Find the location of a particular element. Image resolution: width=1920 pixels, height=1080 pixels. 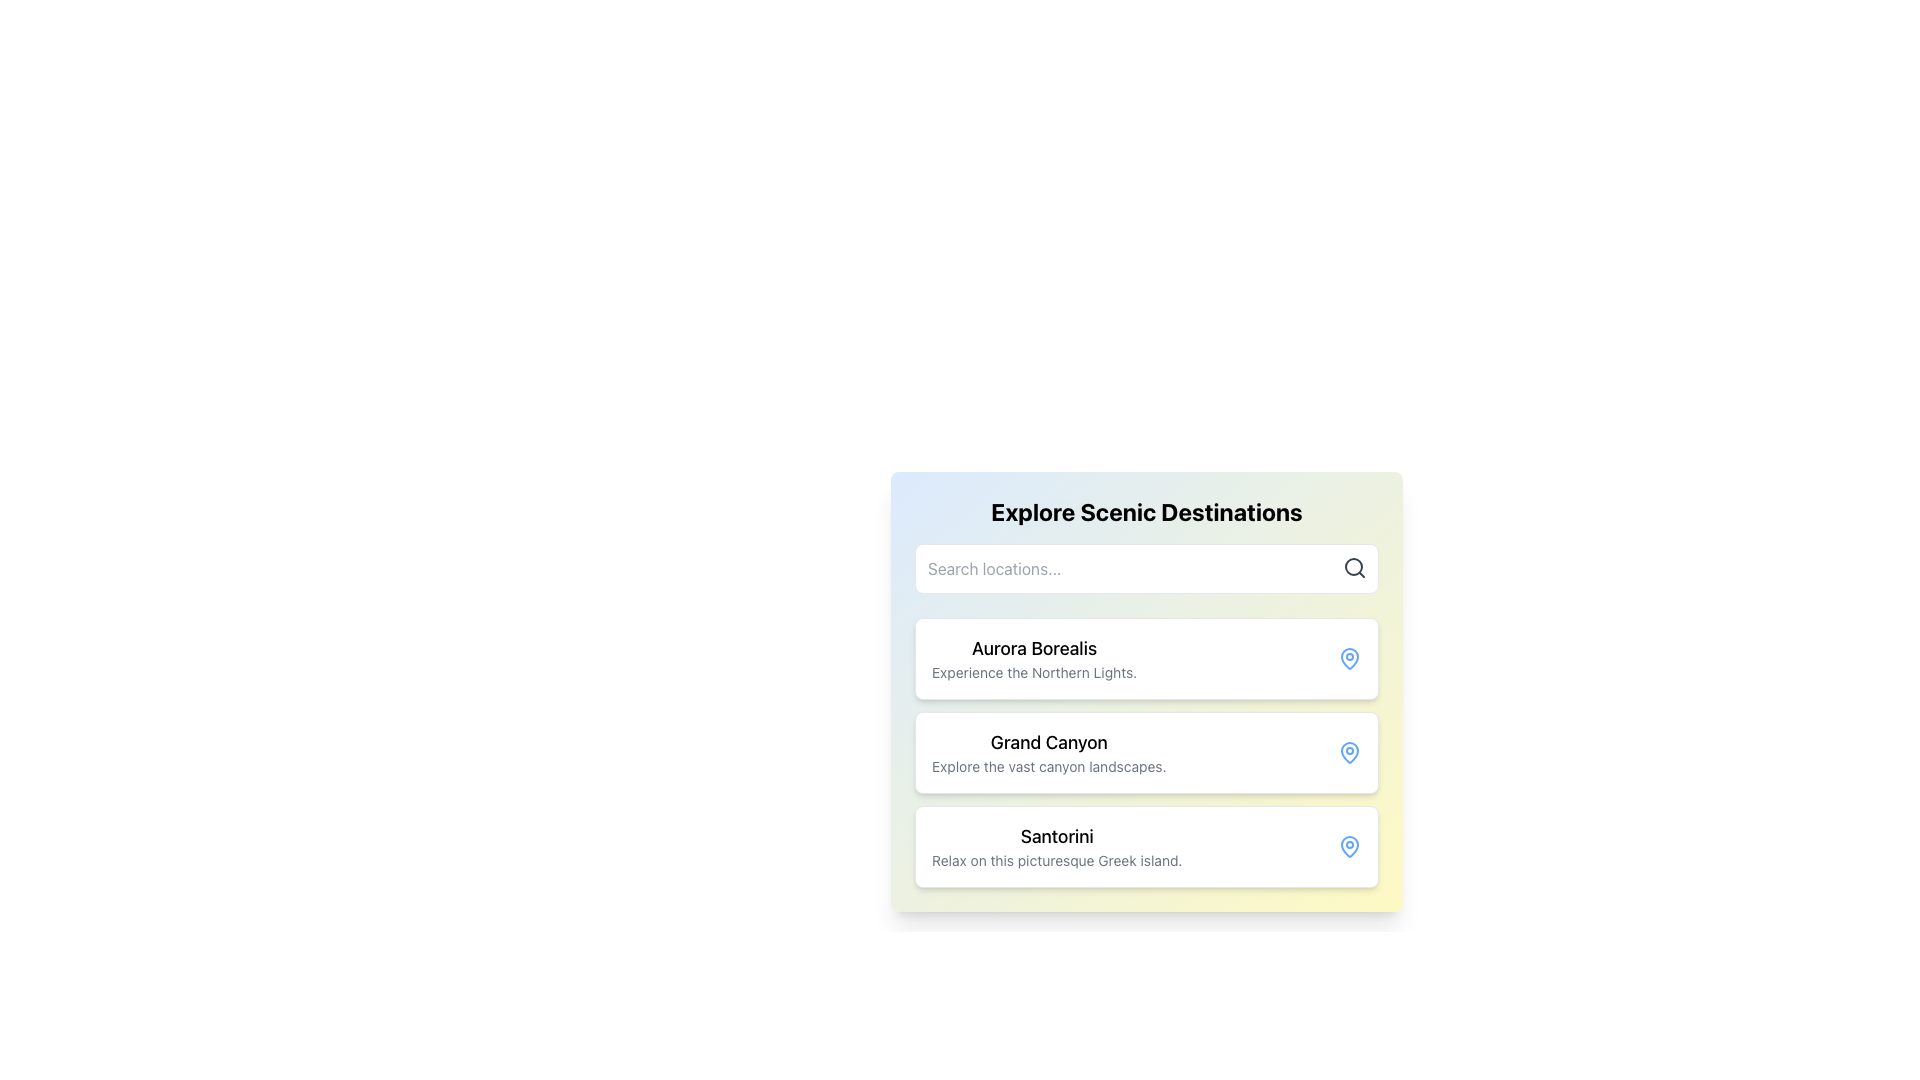

the blue outlined map pin icon located at the far right end of the 'Grand Canyon' card is located at coordinates (1349, 752).